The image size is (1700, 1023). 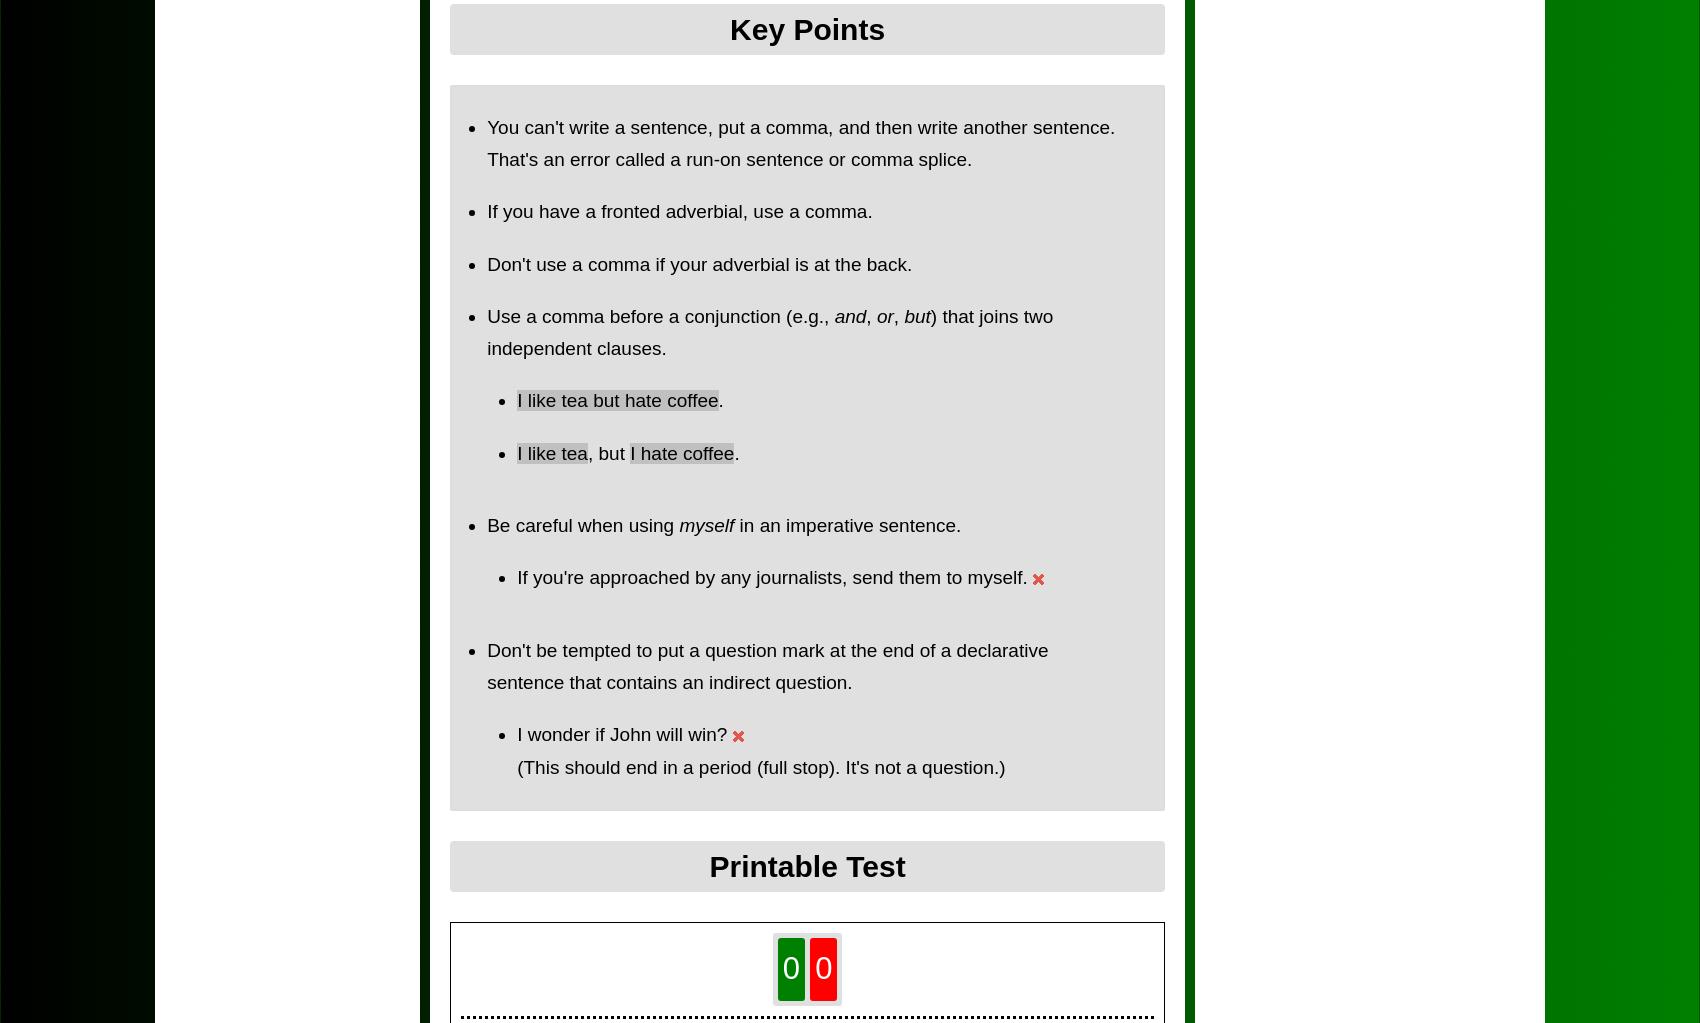 What do you see at coordinates (706, 524) in the screenshot?
I see `'myself'` at bounding box center [706, 524].